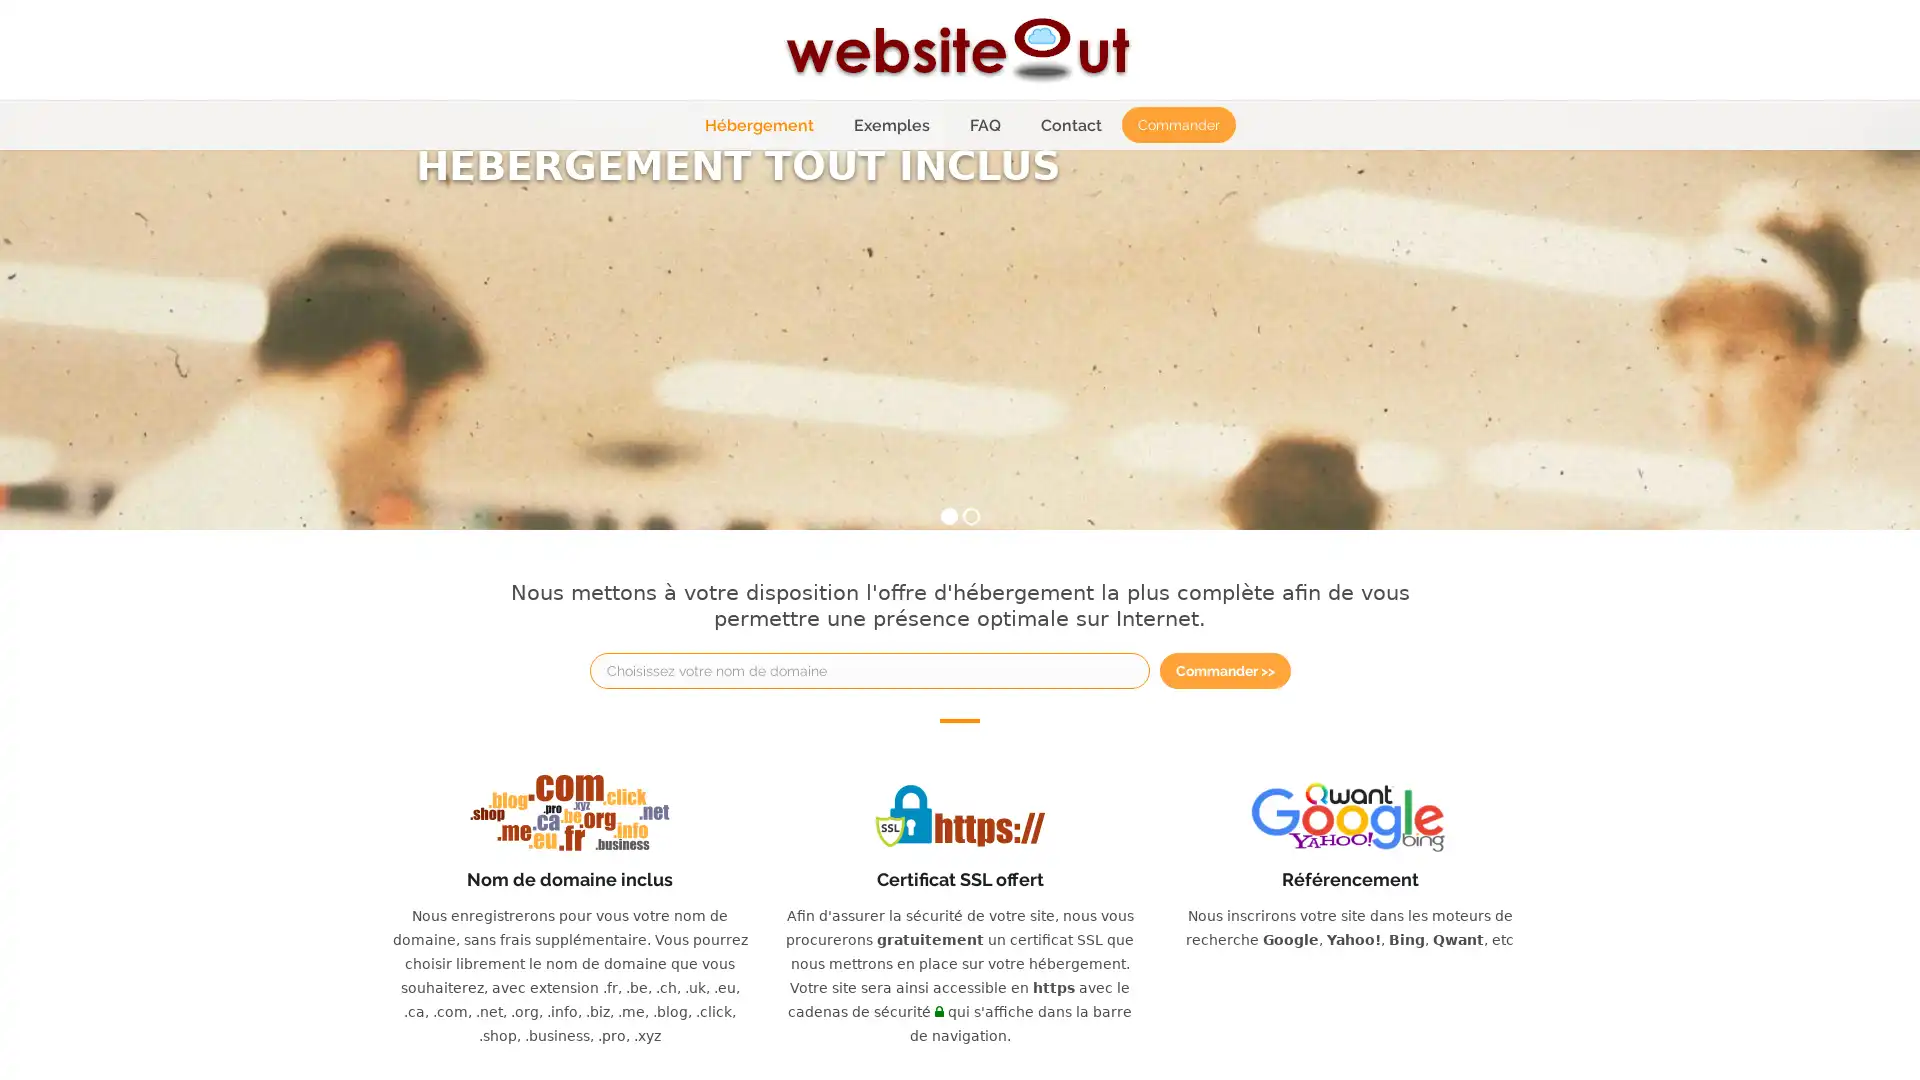 This screenshot has height=1080, width=1920. Describe the element at coordinates (1177, 124) in the screenshot. I see `Commander` at that location.